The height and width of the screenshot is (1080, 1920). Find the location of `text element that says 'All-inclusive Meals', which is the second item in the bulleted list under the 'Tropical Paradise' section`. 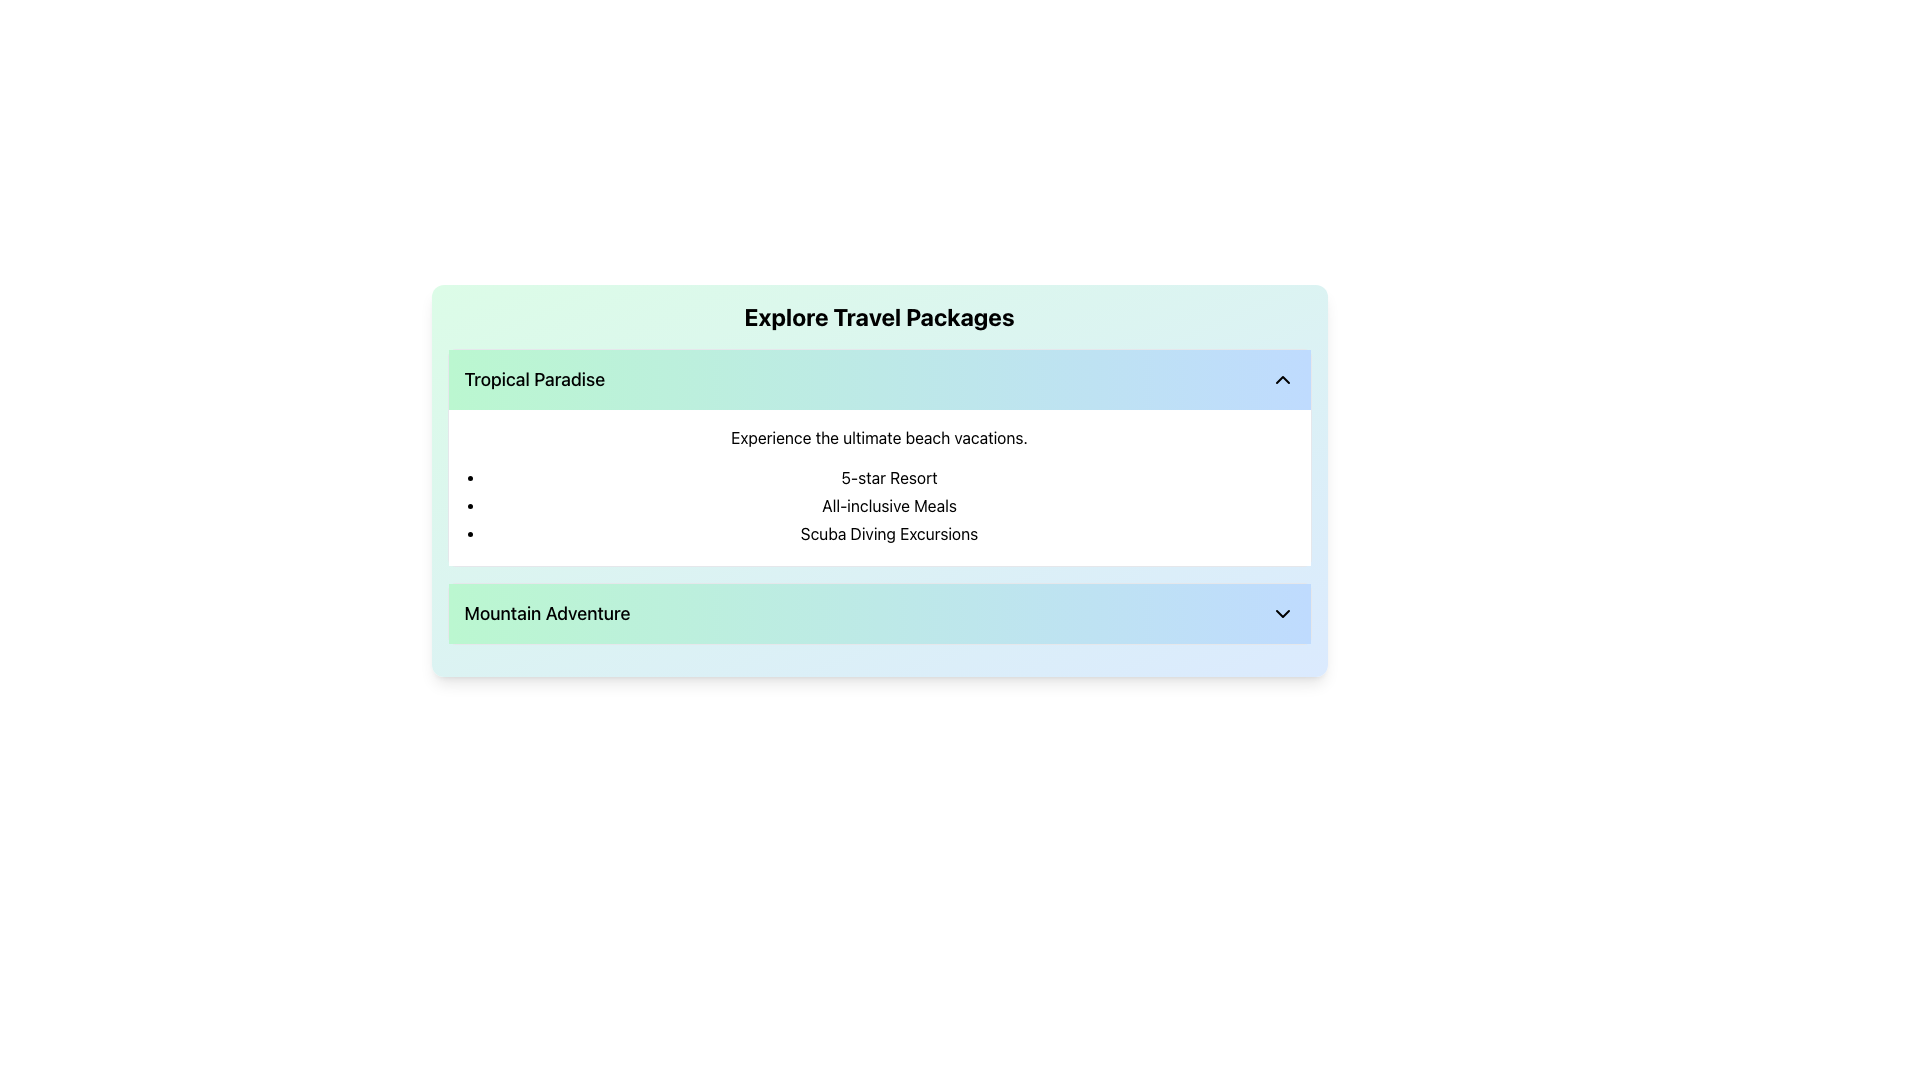

text element that says 'All-inclusive Meals', which is the second item in the bulleted list under the 'Tropical Paradise' section is located at coordinates (888, 504).